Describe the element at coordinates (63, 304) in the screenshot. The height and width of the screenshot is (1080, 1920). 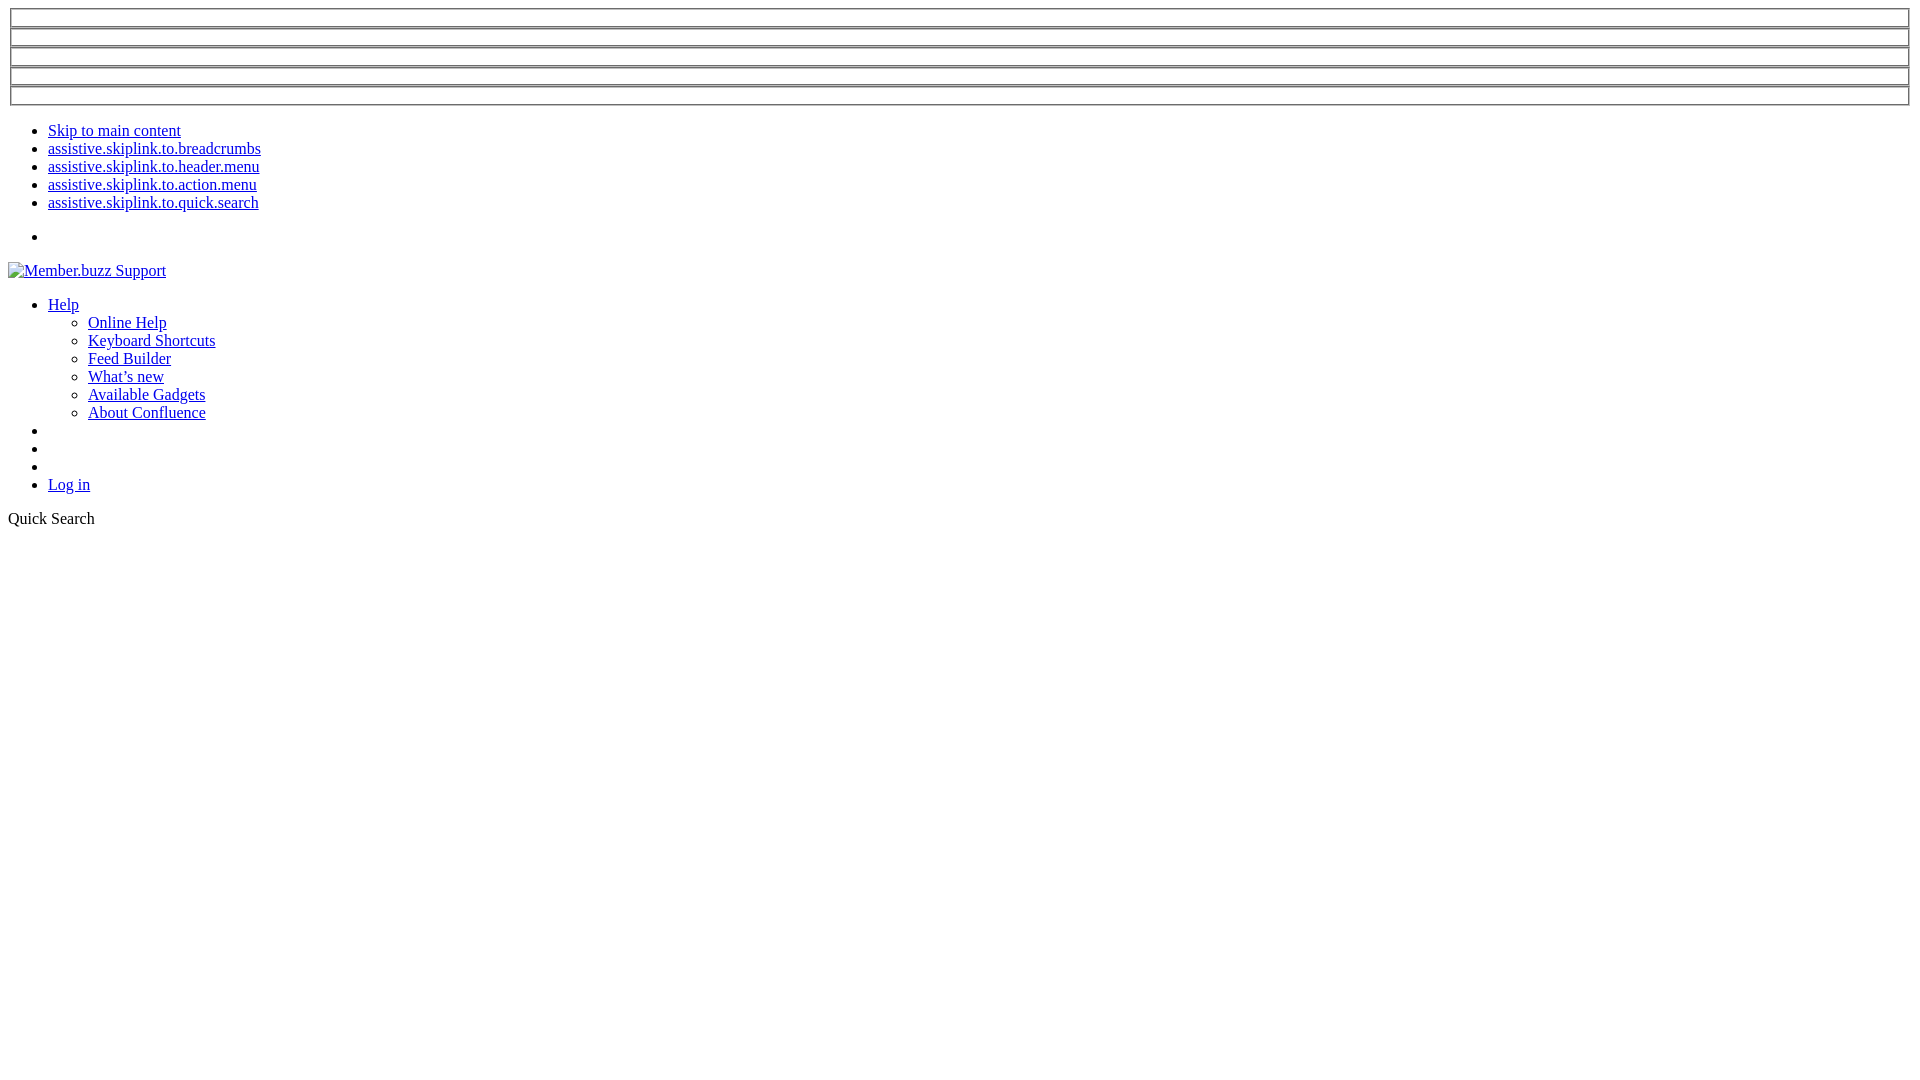
I see `'Help'` at that location.